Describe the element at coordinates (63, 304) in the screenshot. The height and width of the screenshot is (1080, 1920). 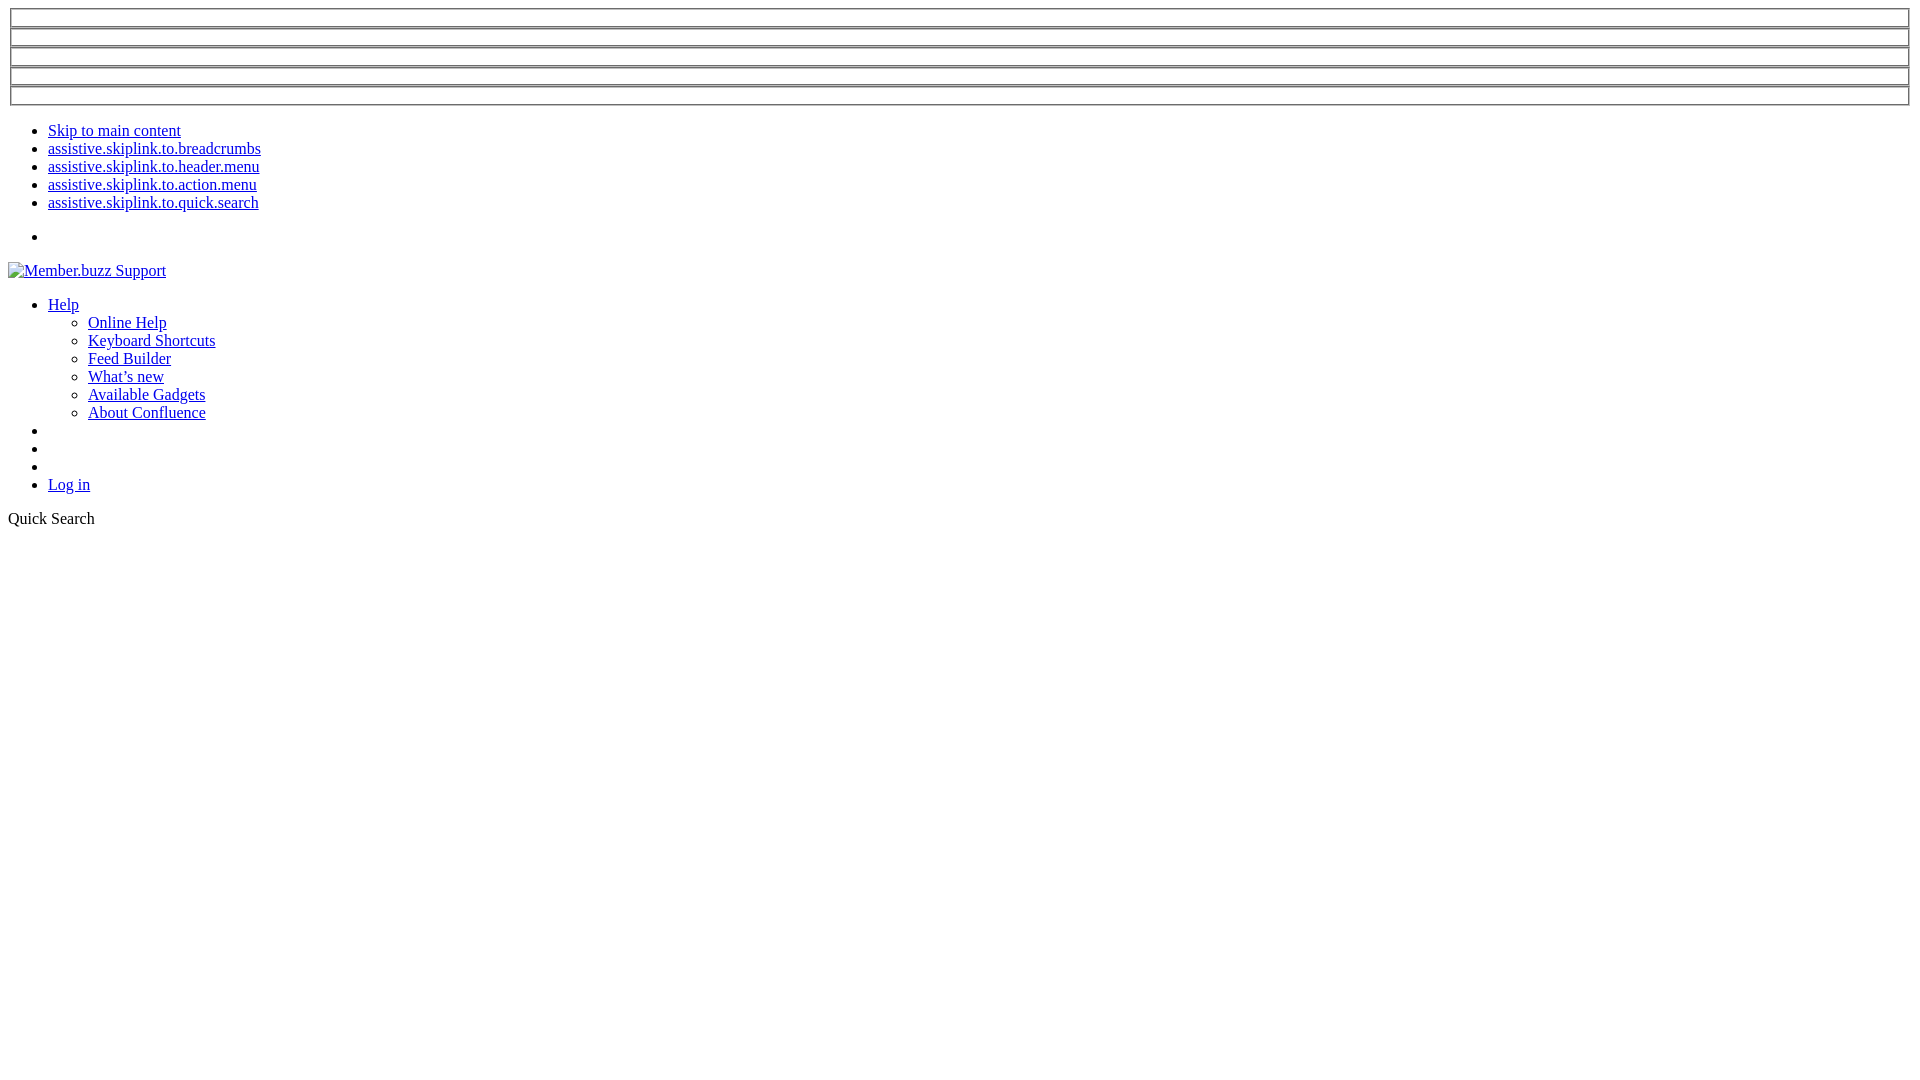
I see `'Help'` at that location.